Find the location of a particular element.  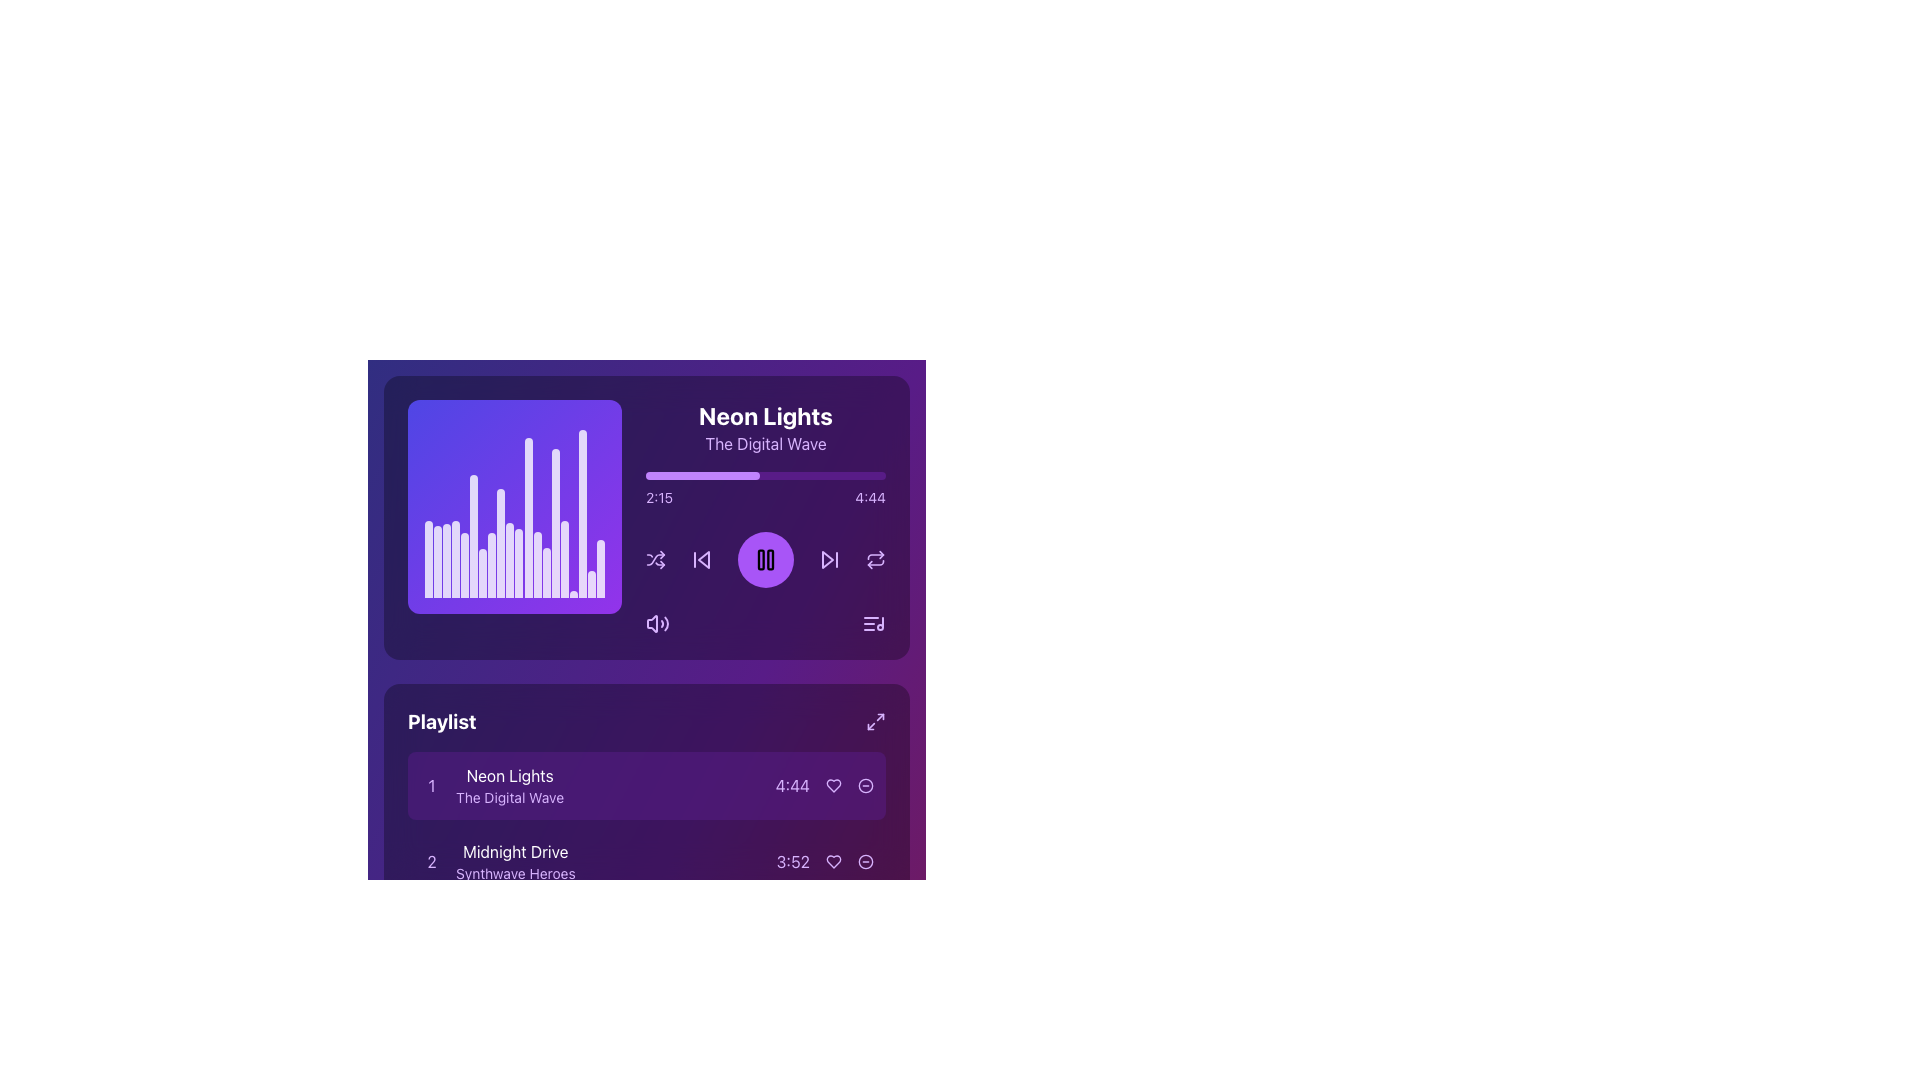

to select the playlist entry titled 'Midnight Drive' by 'Synthwave Heroes', which is the second entry in the list is located at coordinates (497, 860).